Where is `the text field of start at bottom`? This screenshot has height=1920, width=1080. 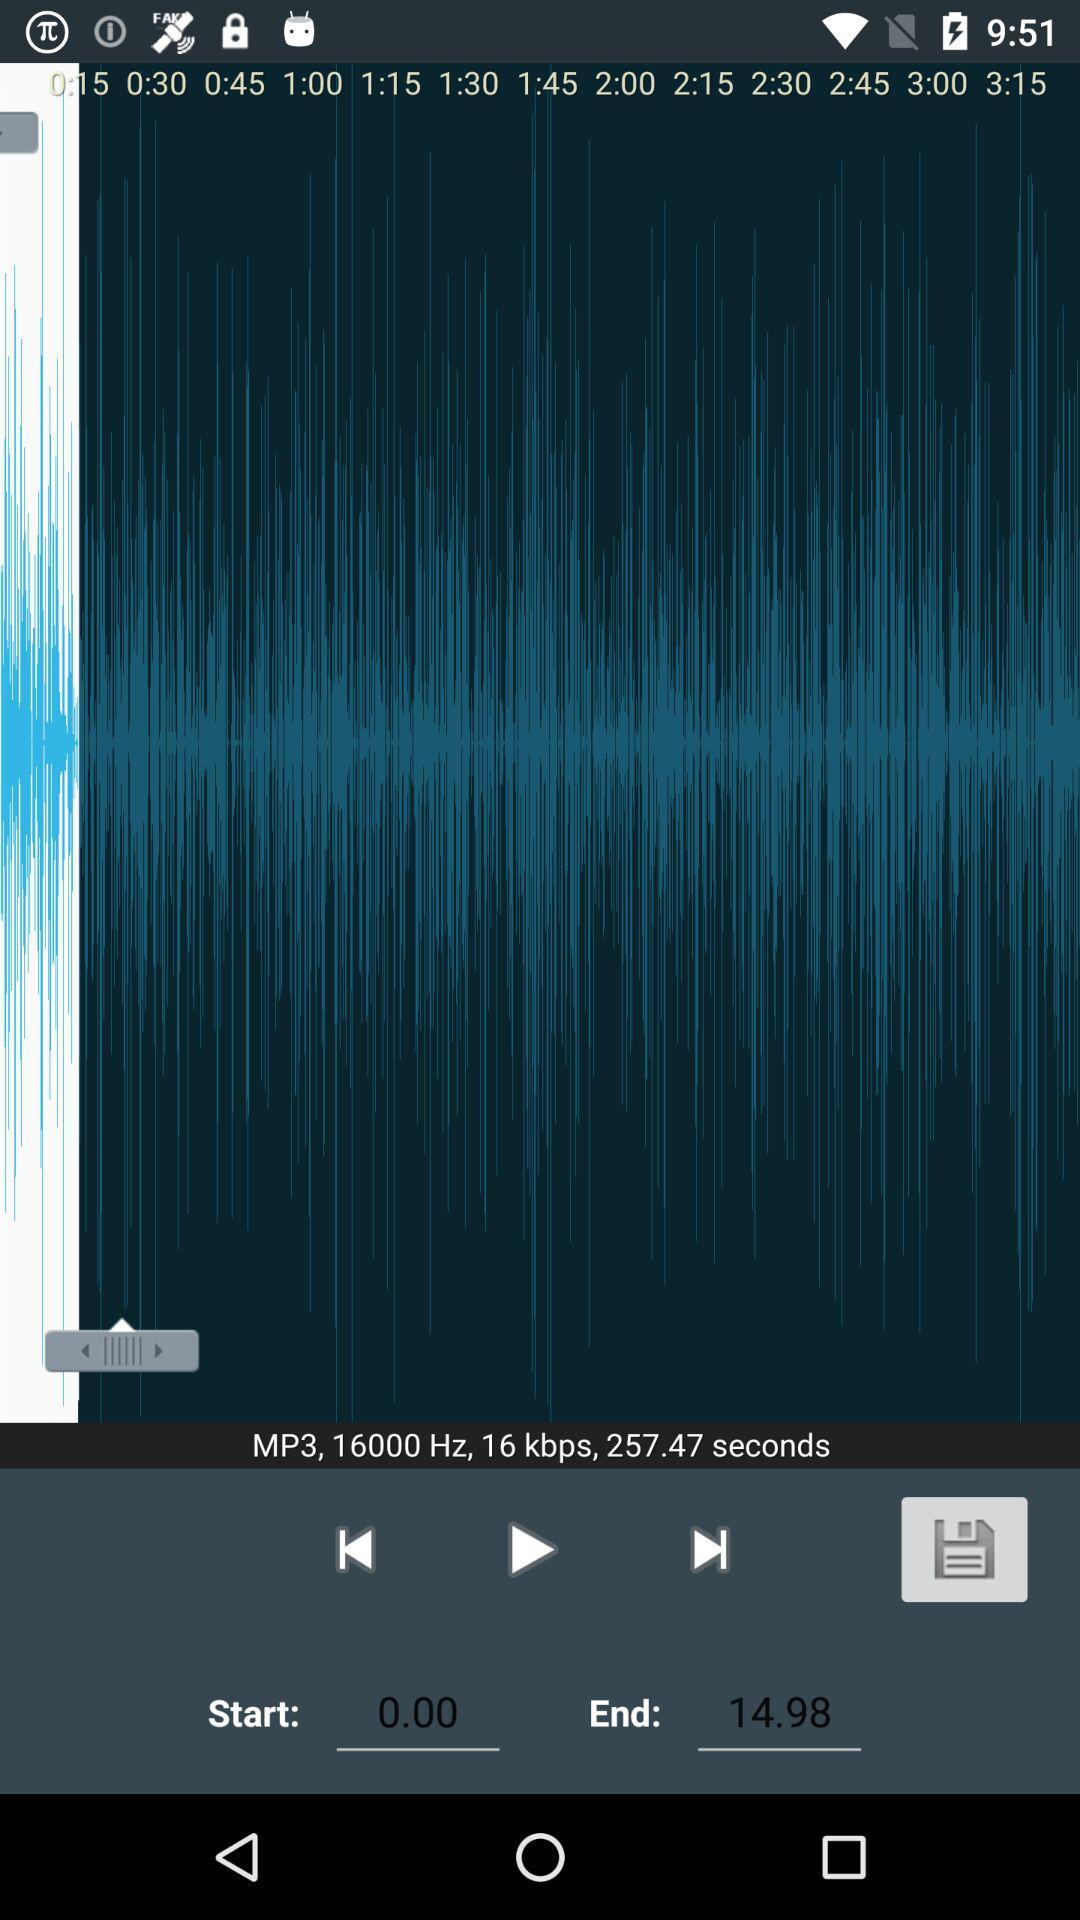 the text field of start at bottom is located at coordinates (416, 1711).